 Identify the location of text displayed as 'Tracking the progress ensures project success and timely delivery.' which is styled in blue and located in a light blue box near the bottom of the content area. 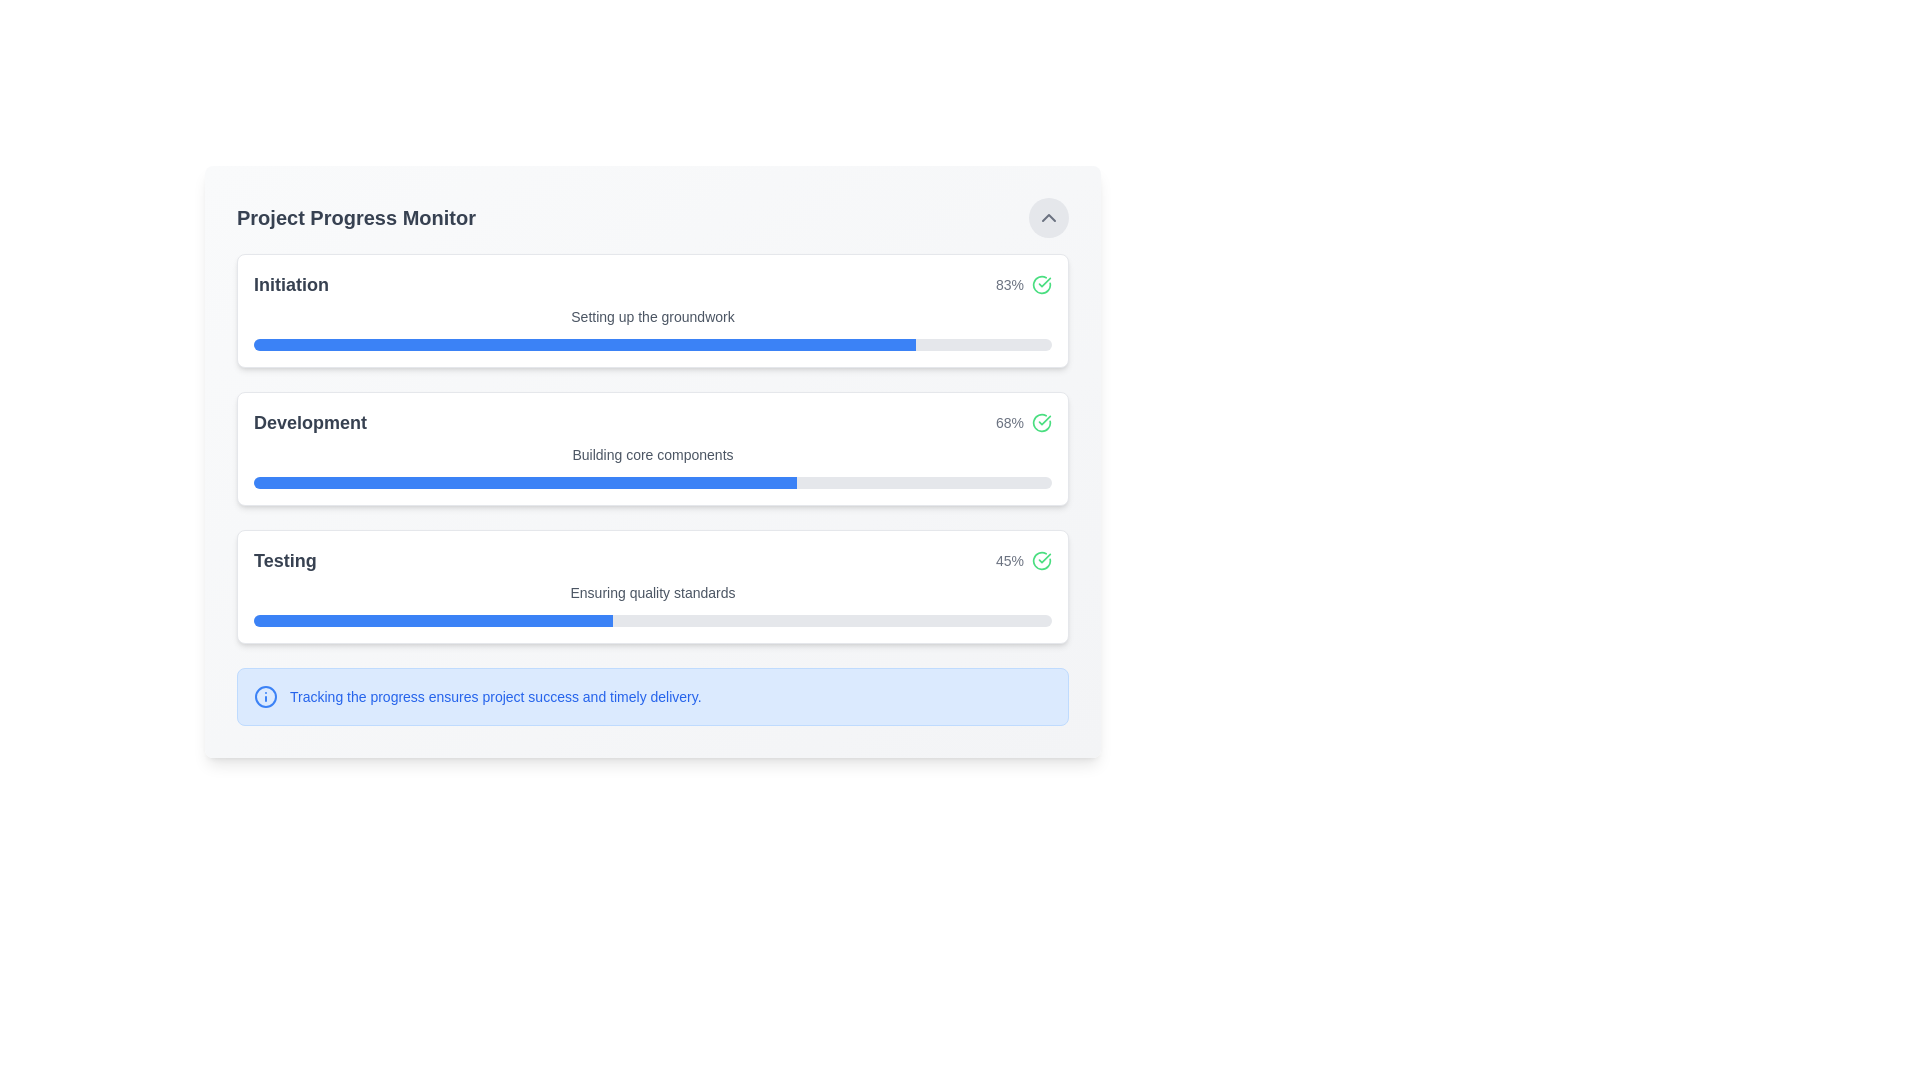
(495, 696).